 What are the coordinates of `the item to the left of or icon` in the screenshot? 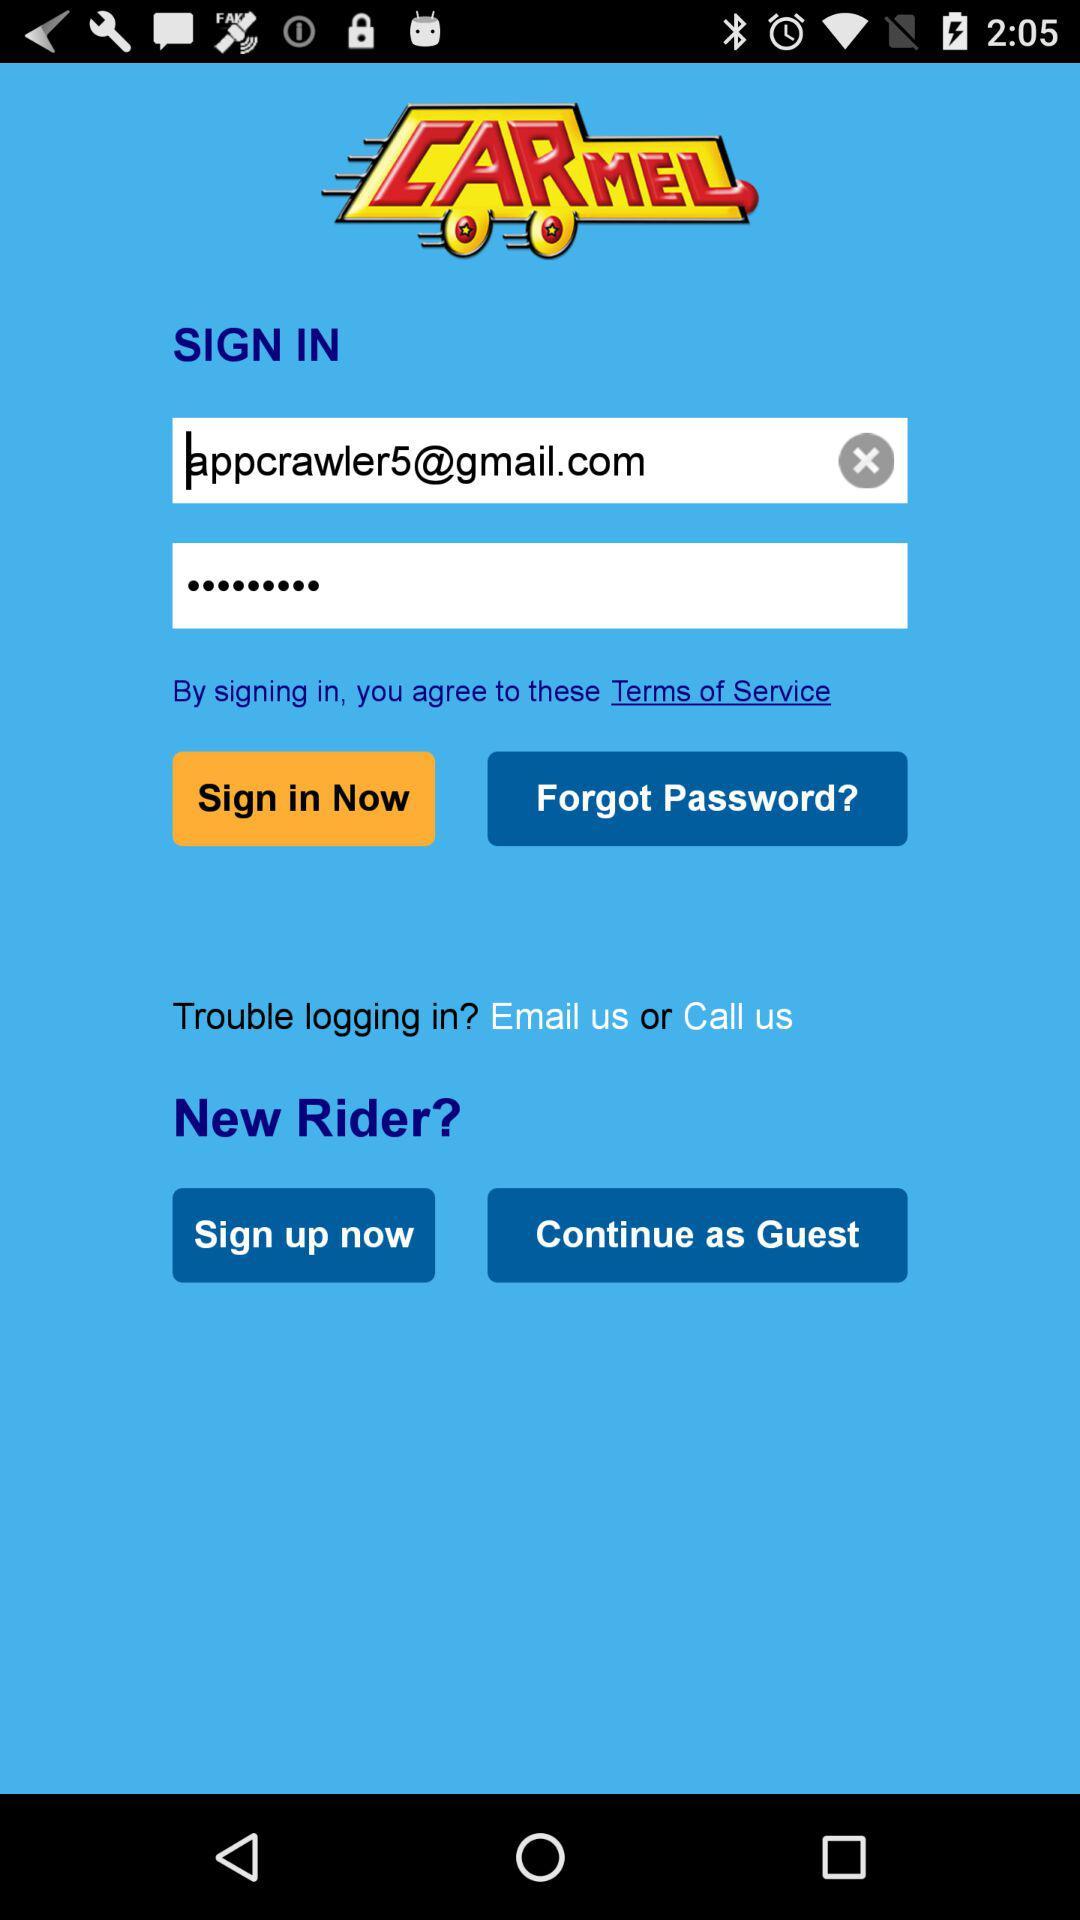 It's located at (559, 1015).